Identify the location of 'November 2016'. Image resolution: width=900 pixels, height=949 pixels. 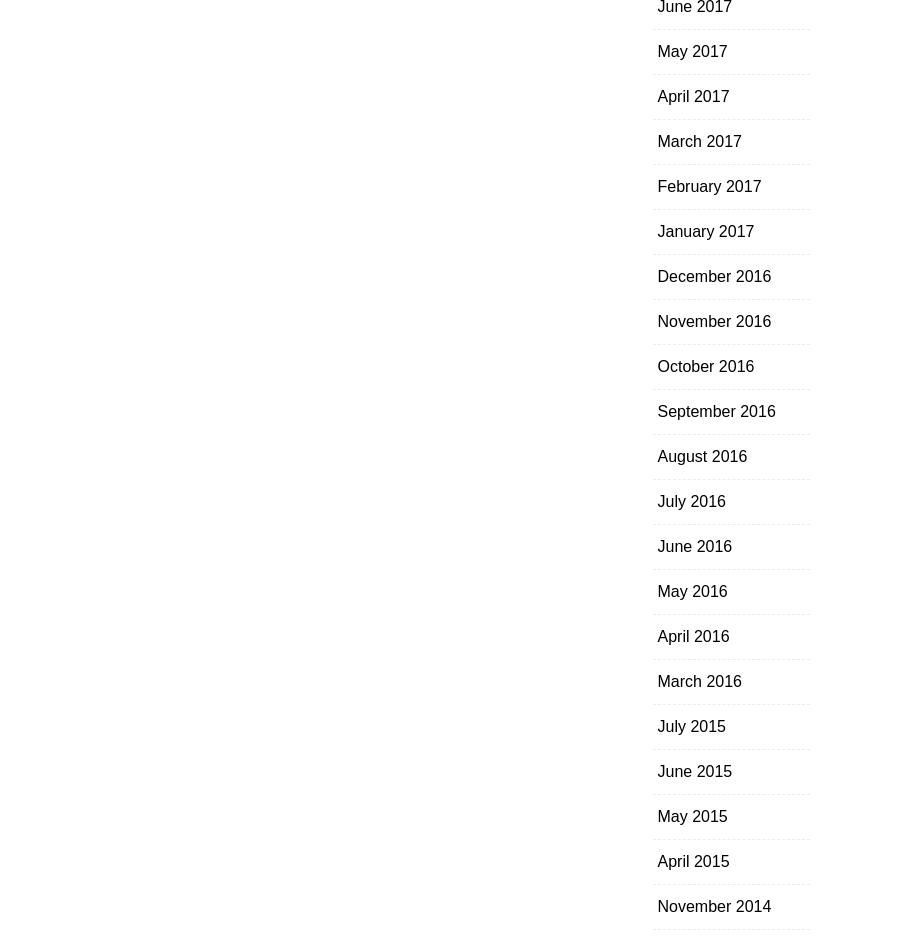
(712, 321).